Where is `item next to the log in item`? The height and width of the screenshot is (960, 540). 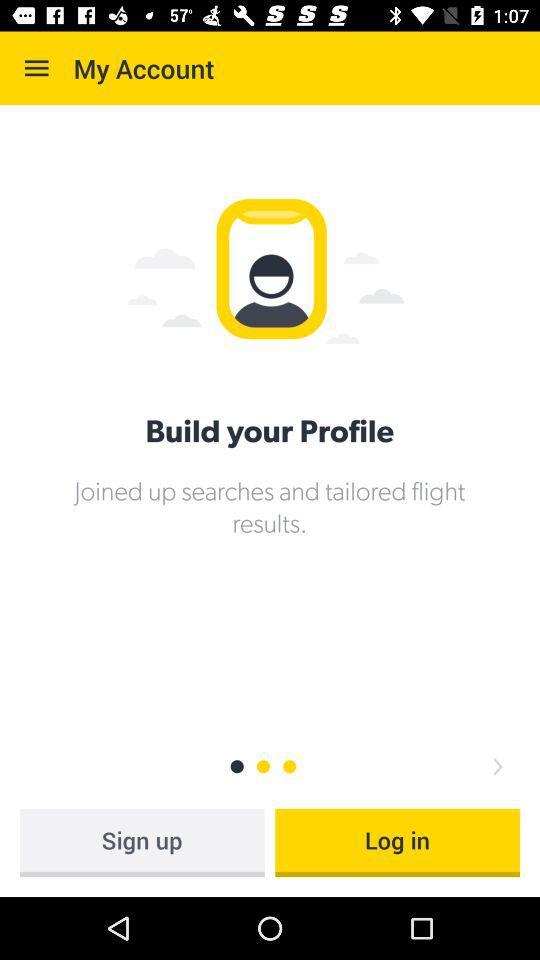
item next to the log in item is located at coordinates (141, 841).